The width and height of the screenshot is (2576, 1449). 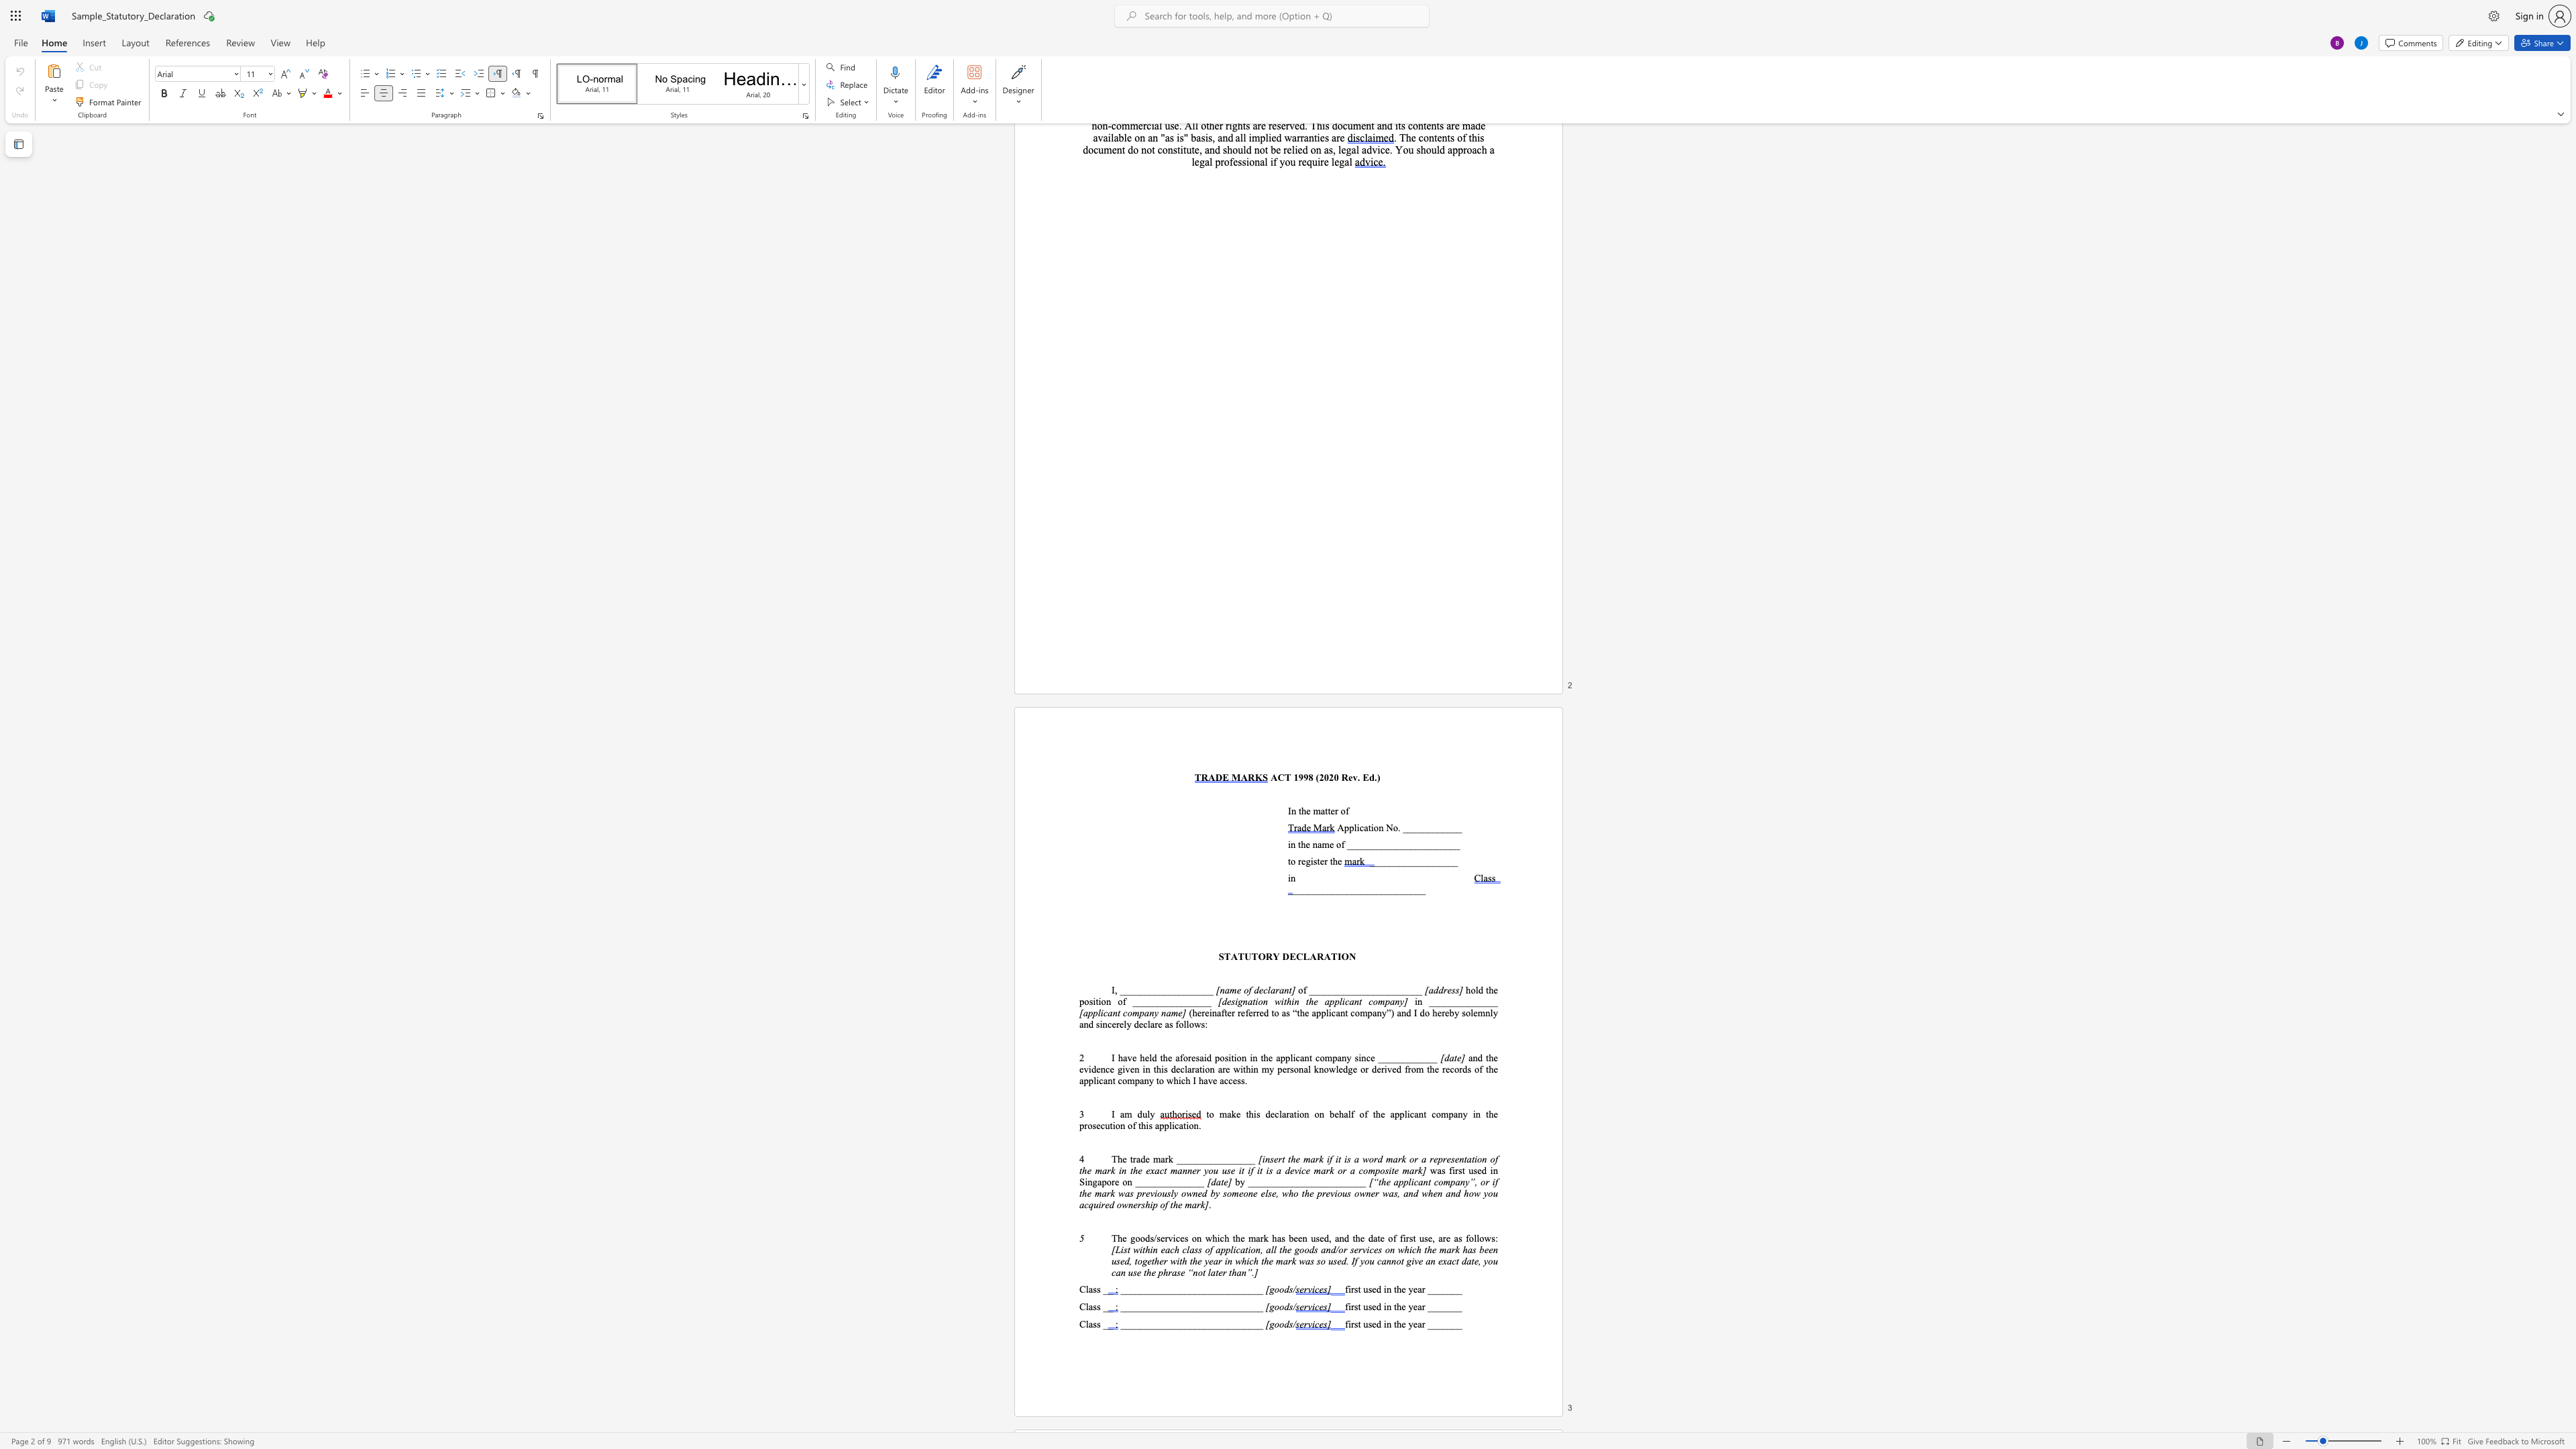 What do you see at coordinates (1144, 989) in the screenshot?
I see `the subset text "________" within the text "I, ___________________"` at bounding box center [1144, 989].